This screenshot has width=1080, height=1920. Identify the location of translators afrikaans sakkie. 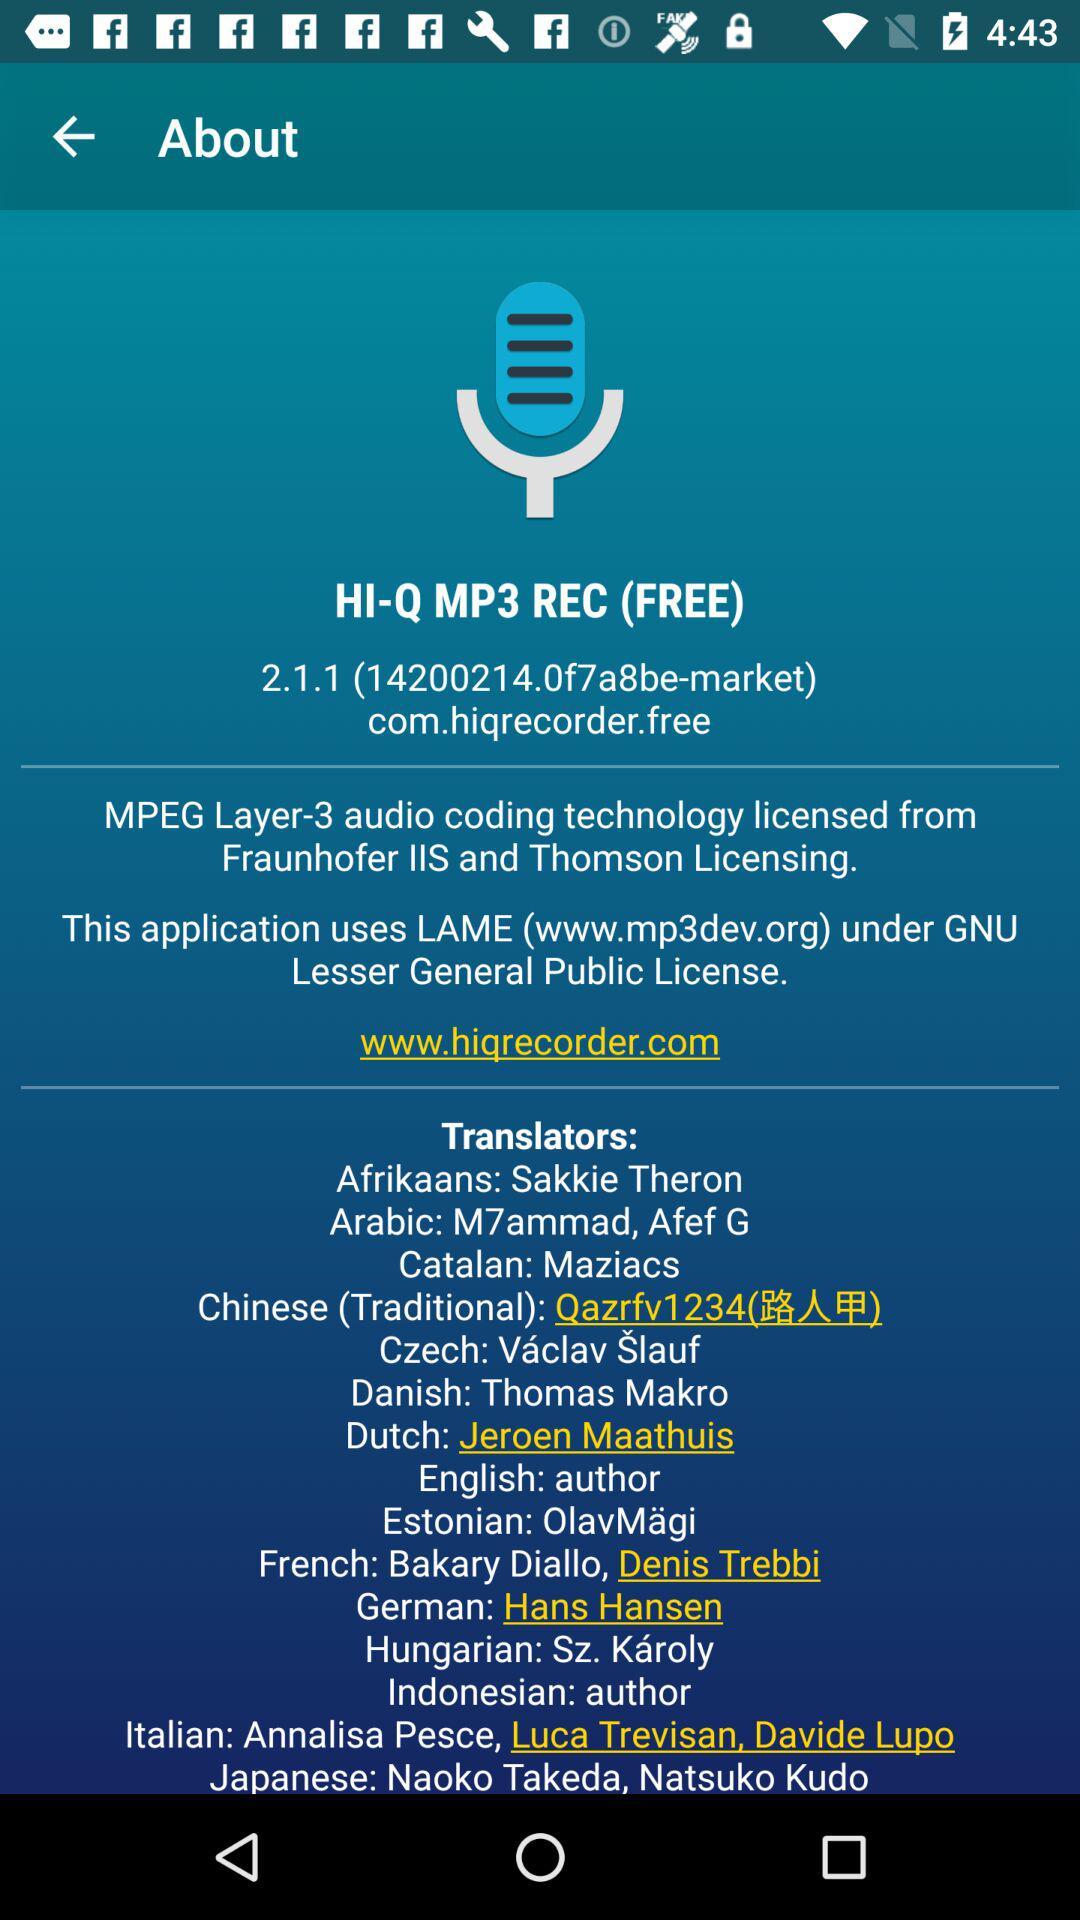
(538, 1451).